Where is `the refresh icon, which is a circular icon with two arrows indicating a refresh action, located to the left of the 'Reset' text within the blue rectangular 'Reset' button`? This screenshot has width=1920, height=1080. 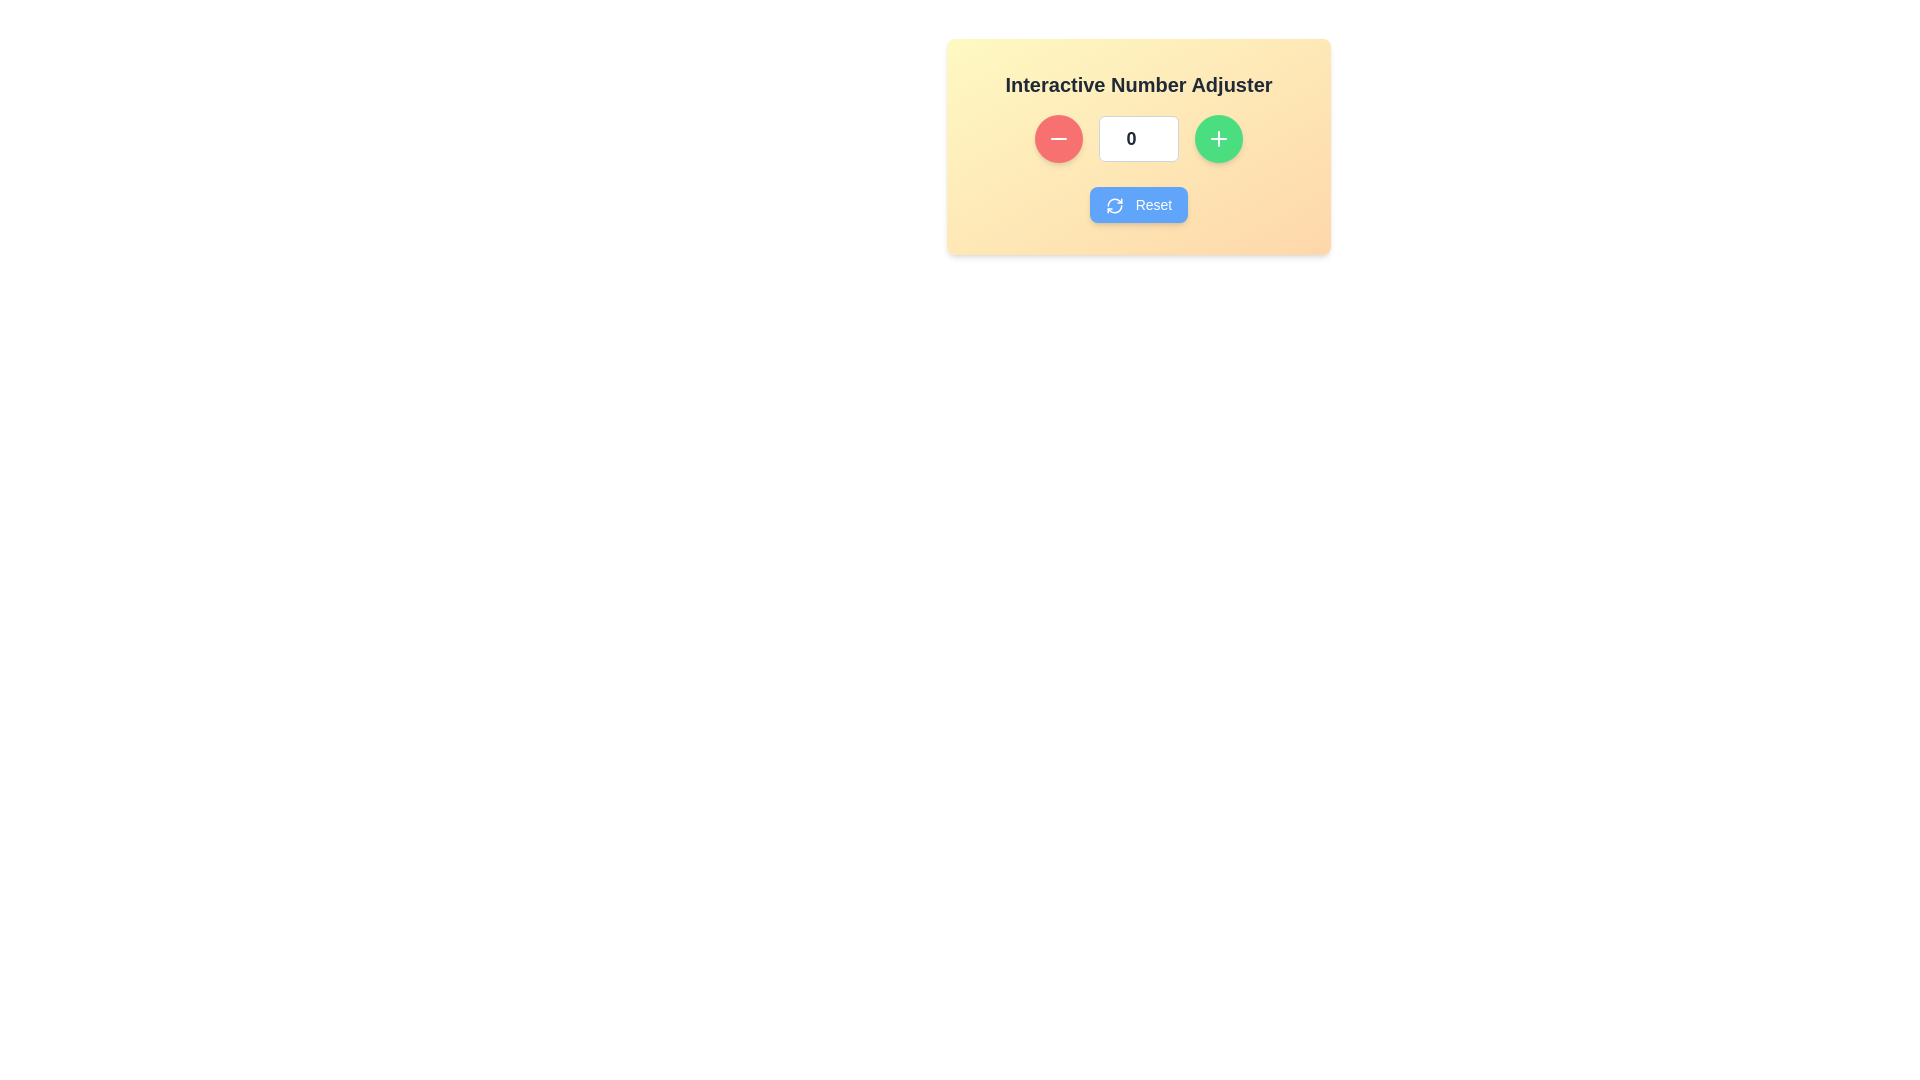 the refresh icon, which is a circular icon with two arrows indicating a refresh action, located to the left of the 'Reset' text within the blue rectangular 'Reset' button is located at coordinates (1113, 206).